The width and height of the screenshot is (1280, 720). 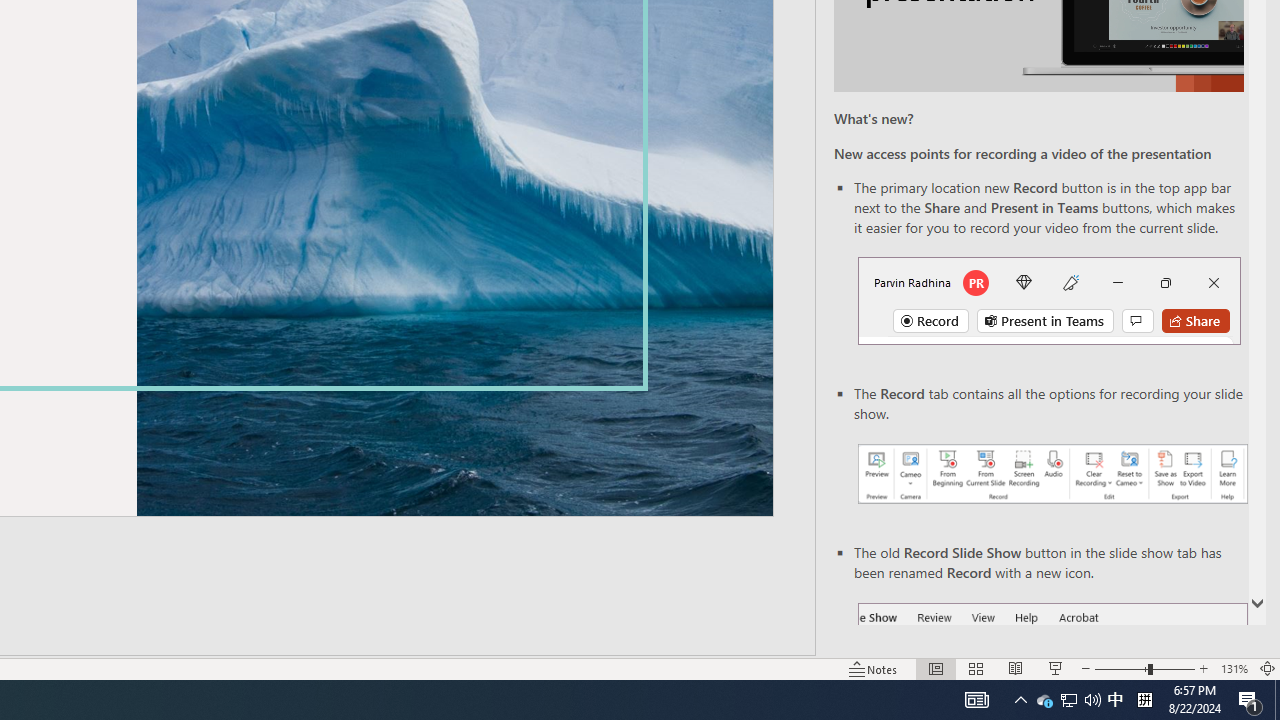 What do you see at coordinates (1203, 669) in the screenshot?
I see `'Zoom In'` at bounding box center [1203, 669].